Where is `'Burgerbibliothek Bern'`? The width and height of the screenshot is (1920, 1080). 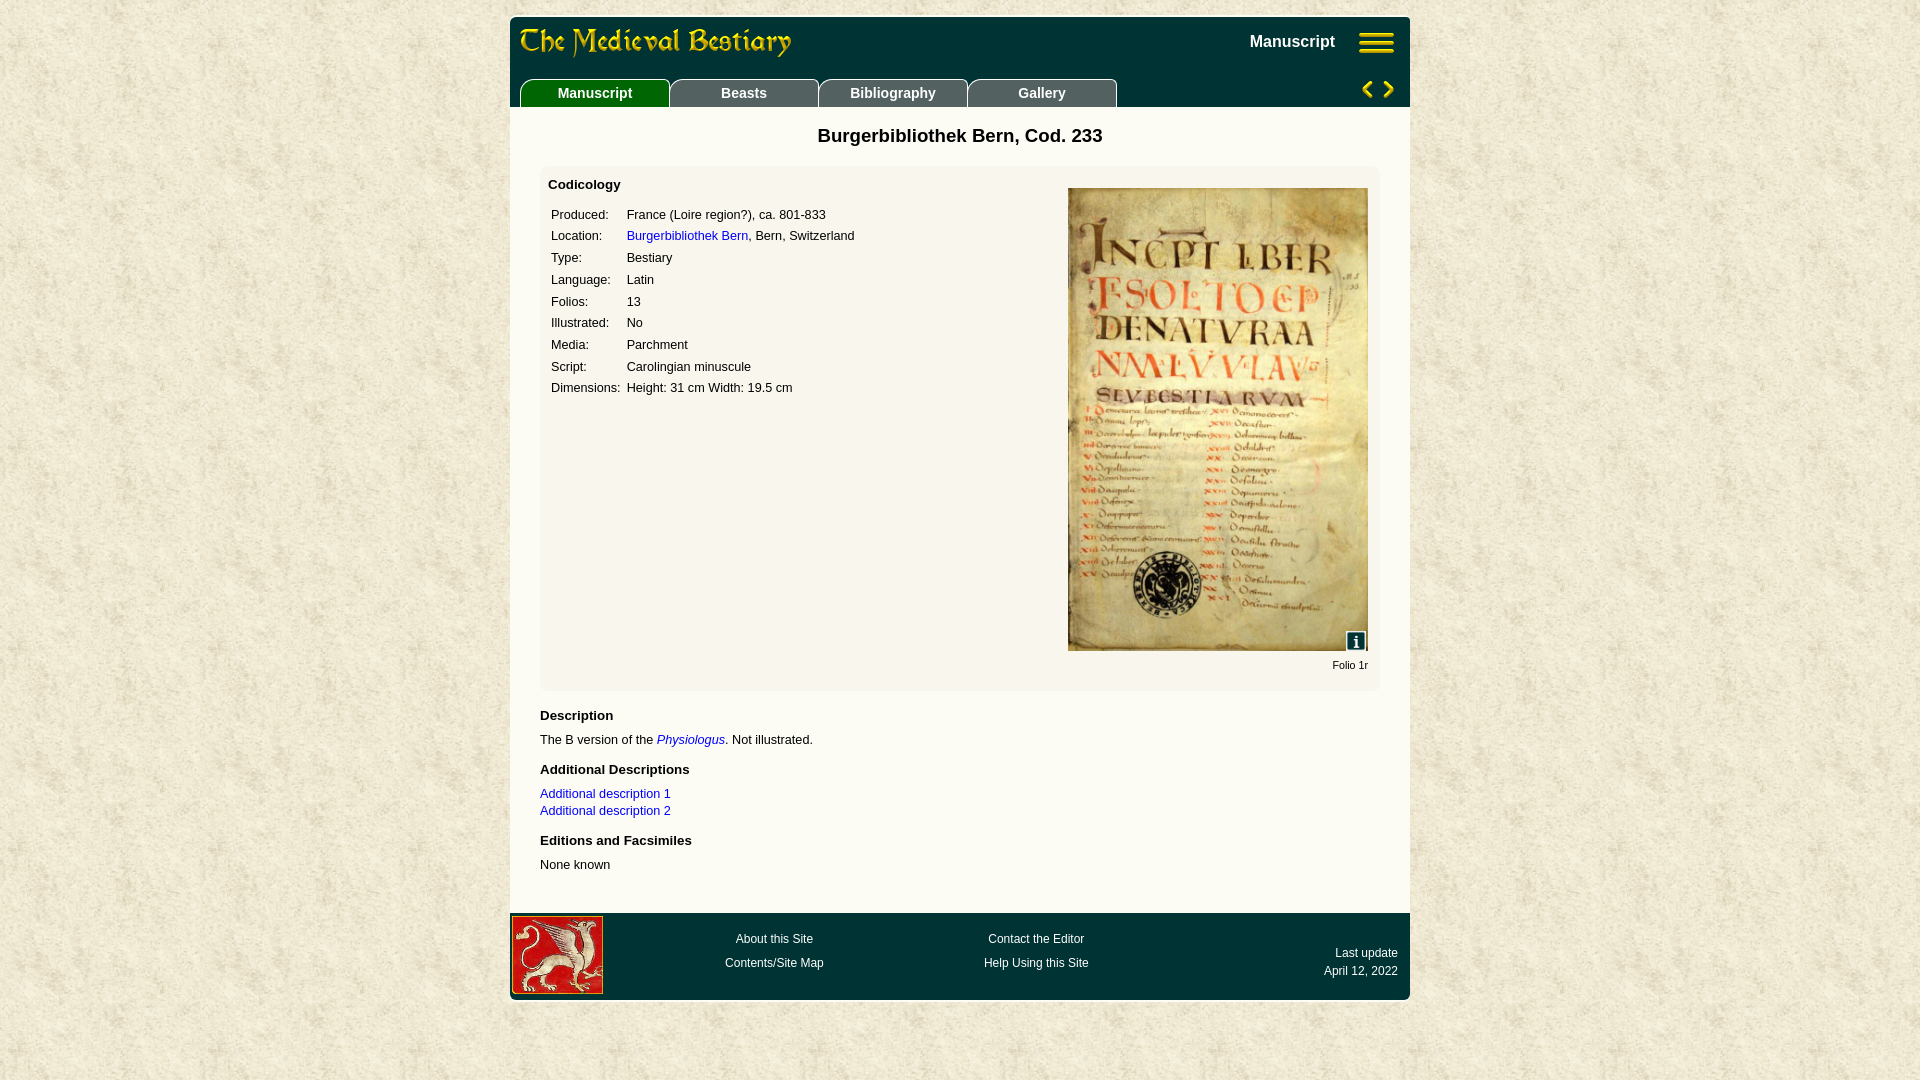
'Burgerbibliothek Bern' is located at coordinates (626, 234).